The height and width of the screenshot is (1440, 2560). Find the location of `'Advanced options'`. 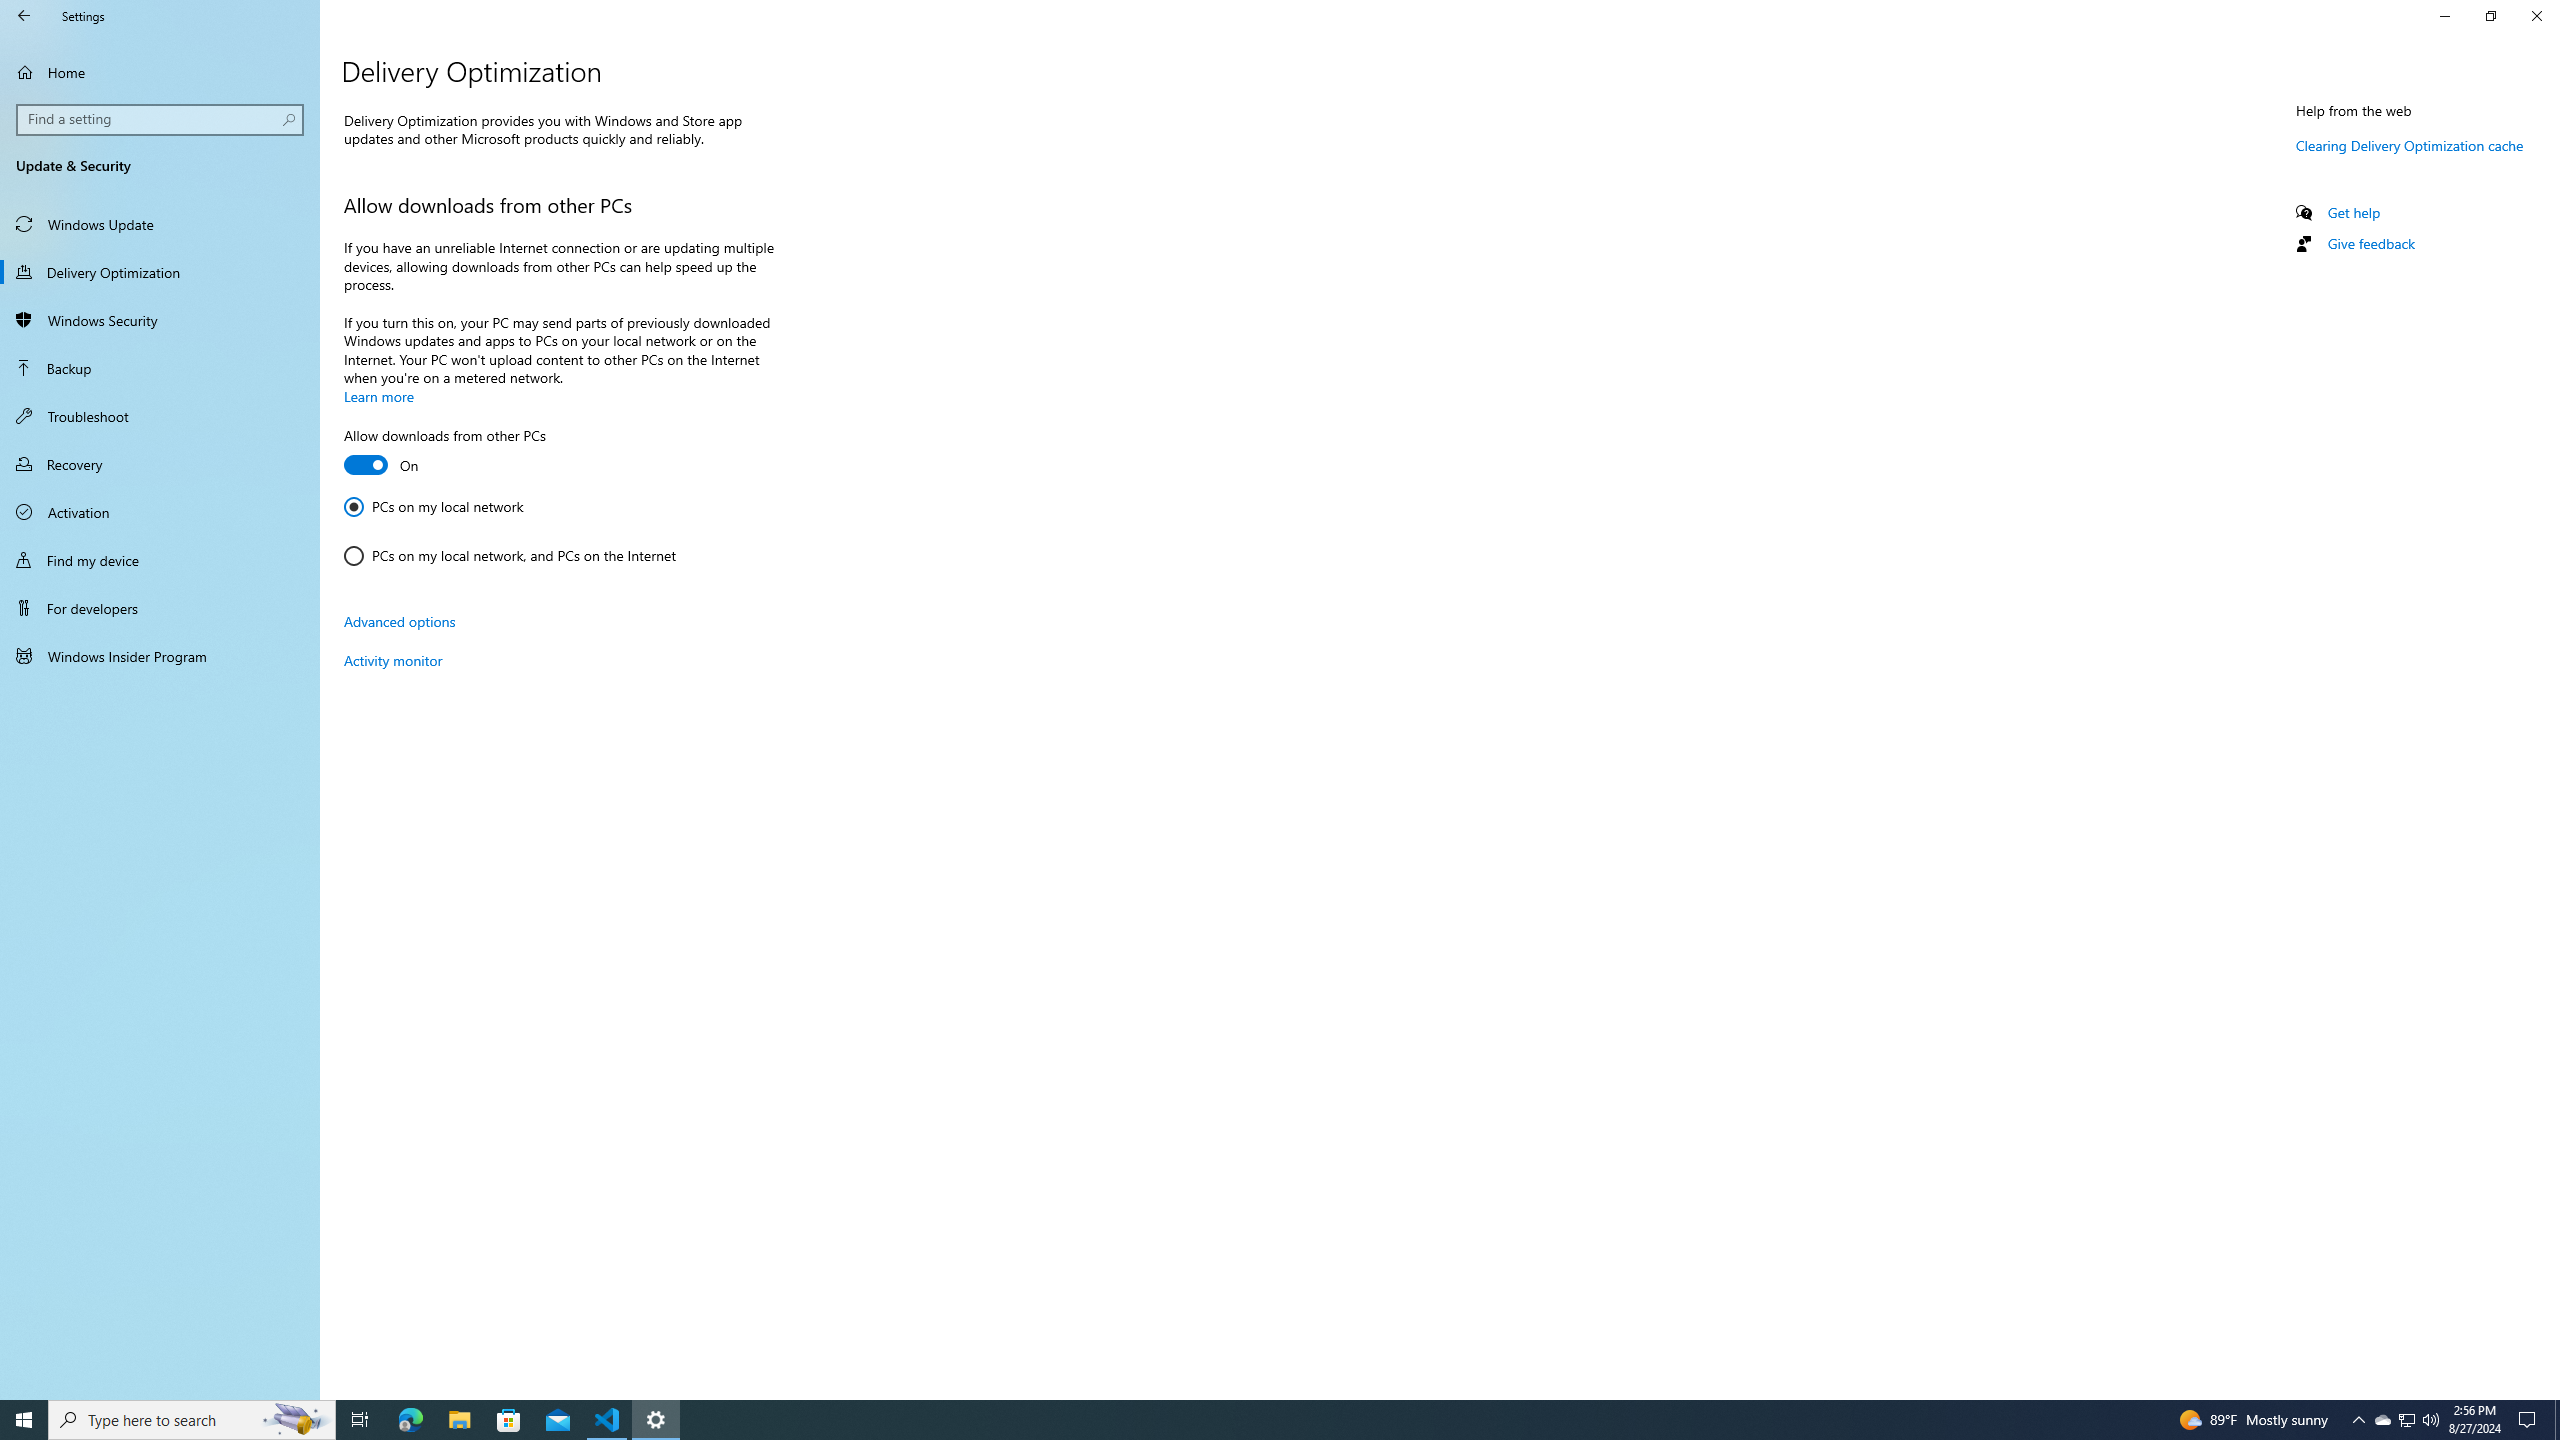

'Advanced options' is located at coordinates (399, 620).